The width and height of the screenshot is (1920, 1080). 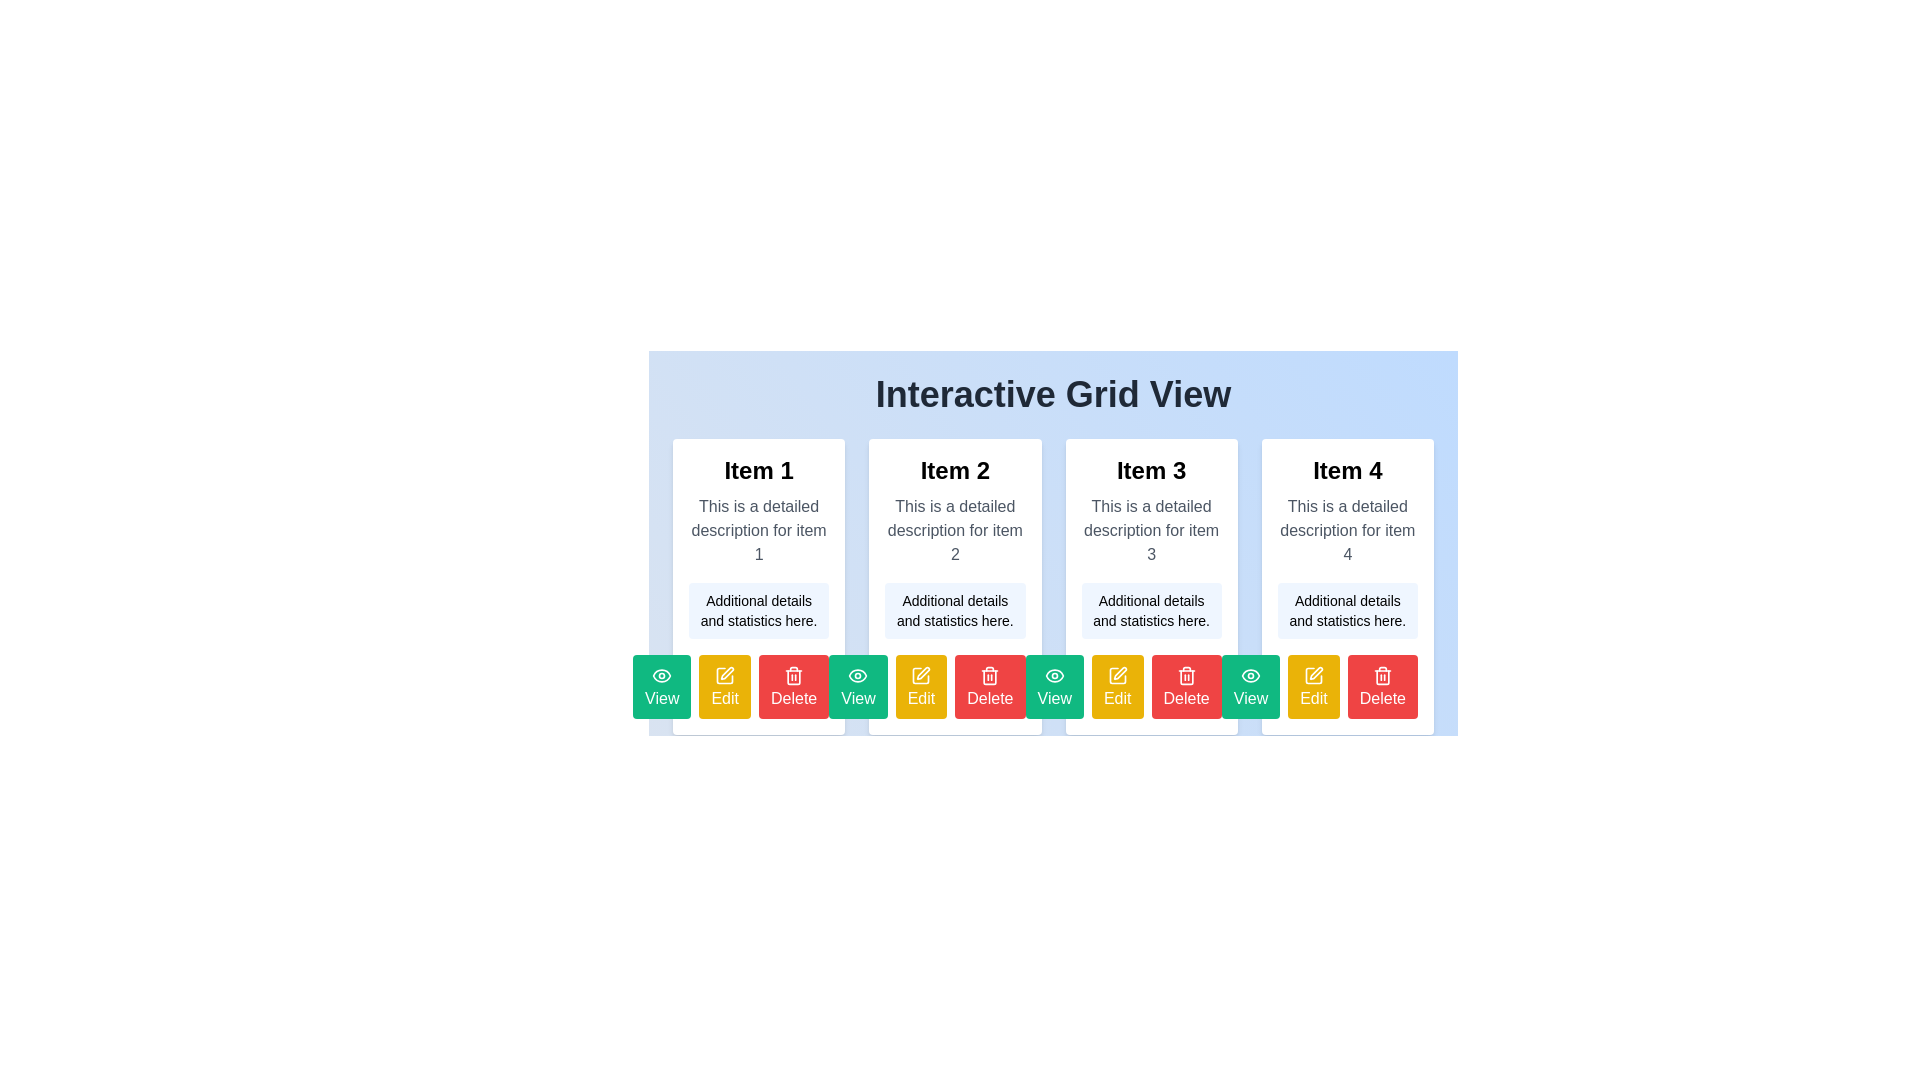 I want to click on the 'View' button located at the bottom of the card for 'Item 3', so click(x=1053, y=685).